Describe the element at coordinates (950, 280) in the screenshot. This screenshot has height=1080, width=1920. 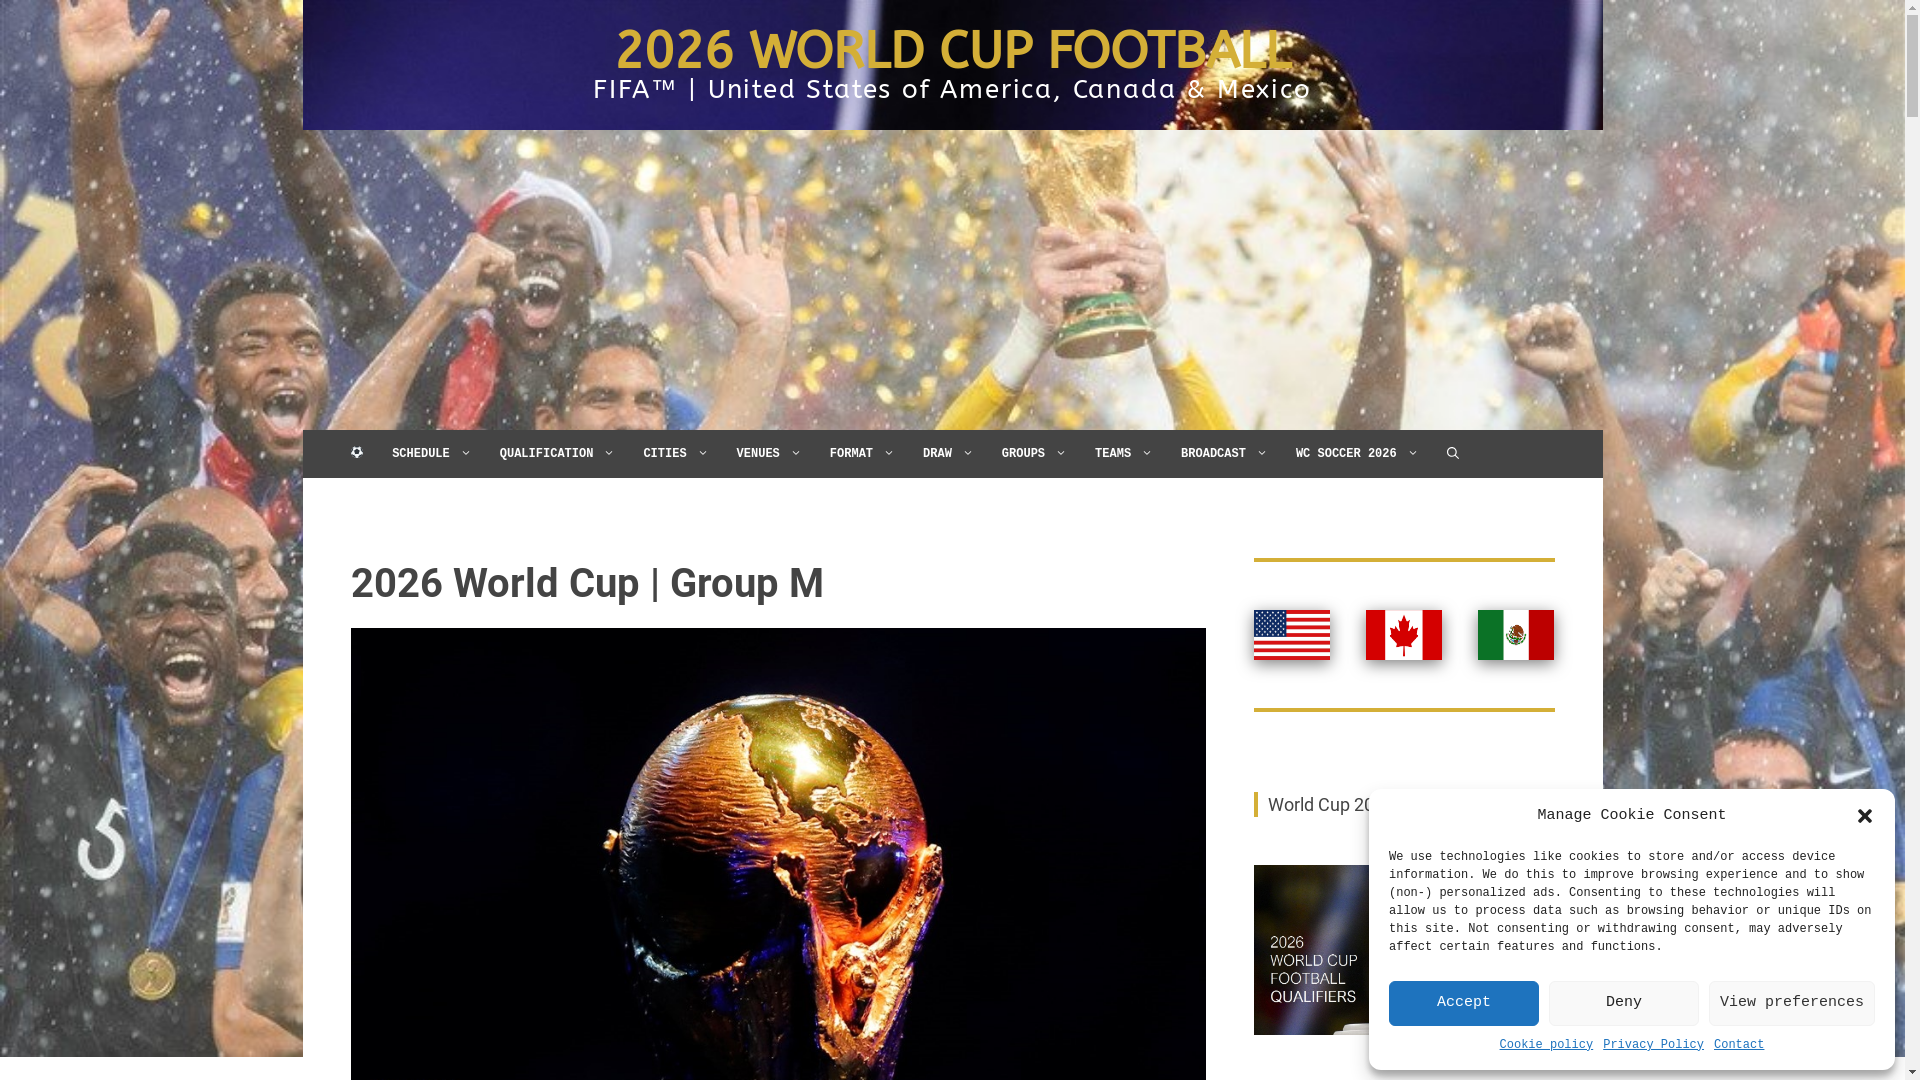
I see `'Advertisement'` at that location.